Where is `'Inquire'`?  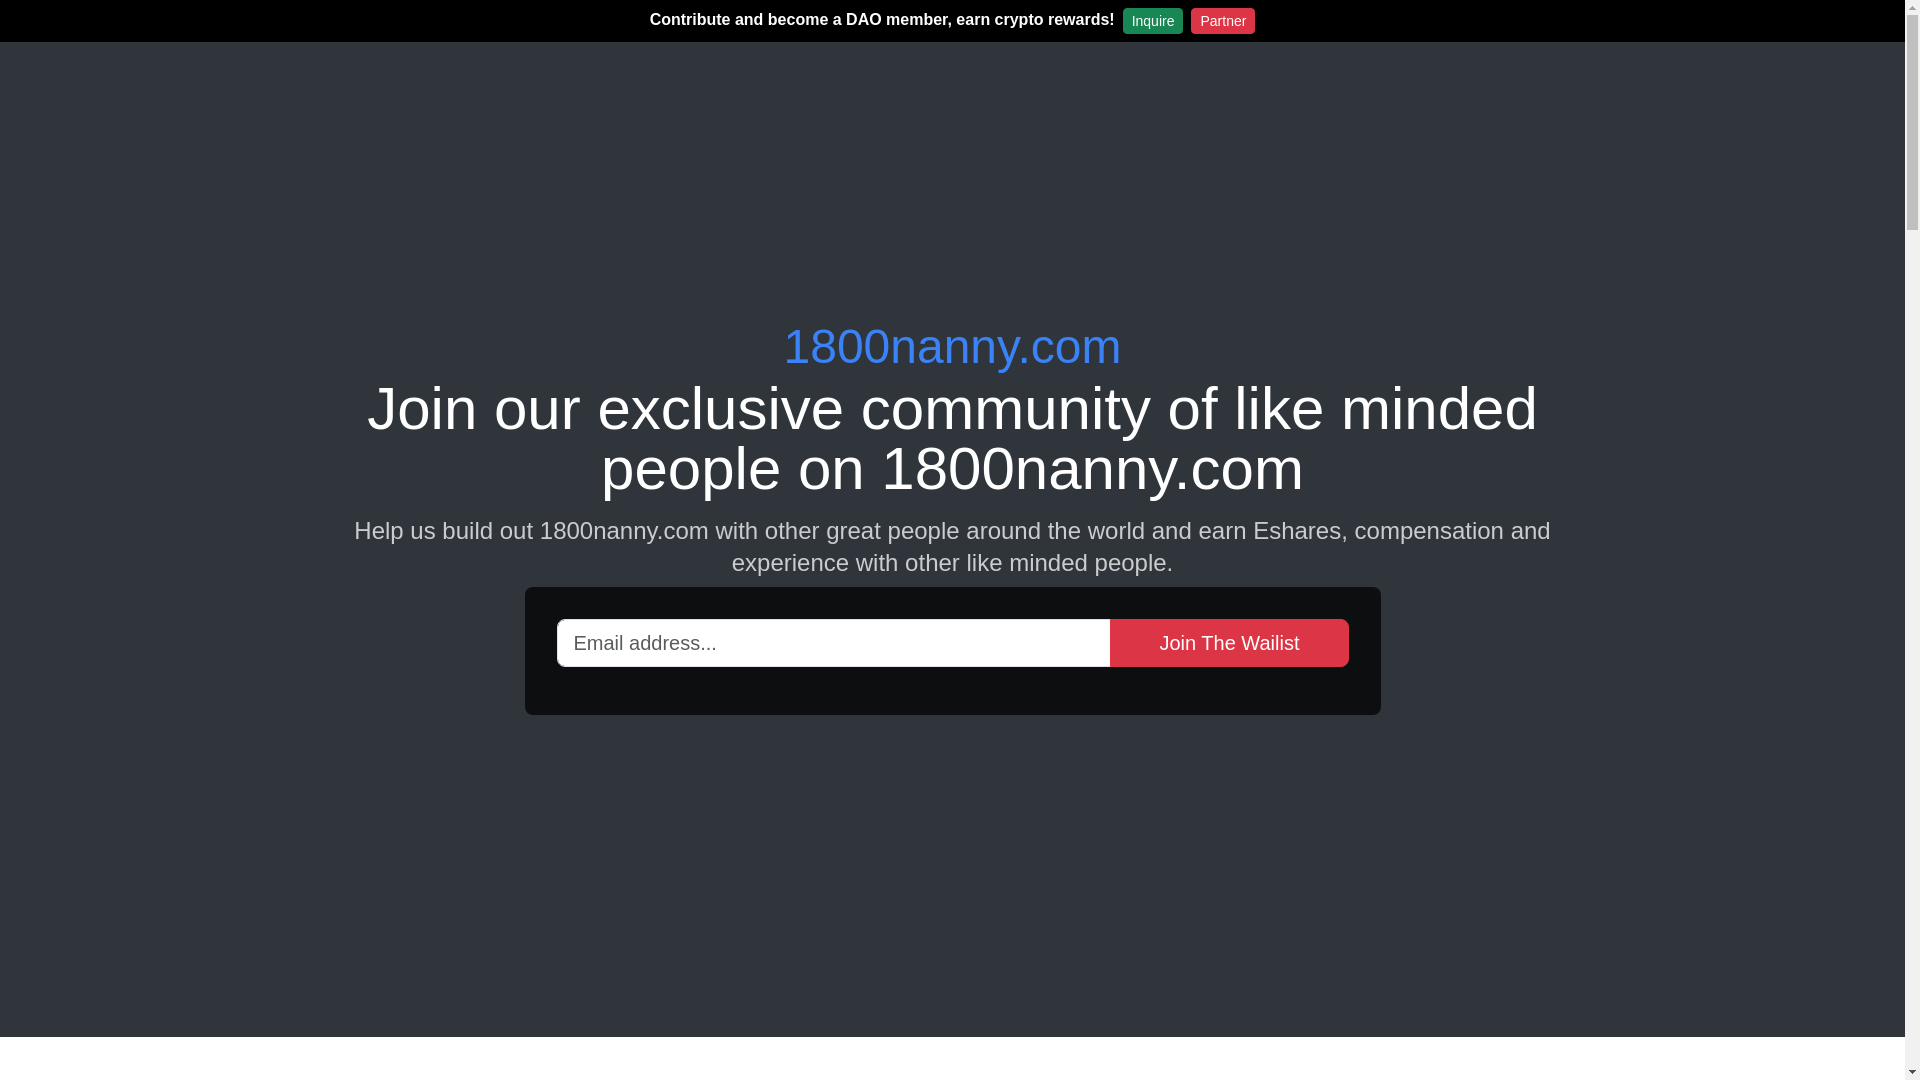 'Inquire' is located at coordinates (1123, 20).